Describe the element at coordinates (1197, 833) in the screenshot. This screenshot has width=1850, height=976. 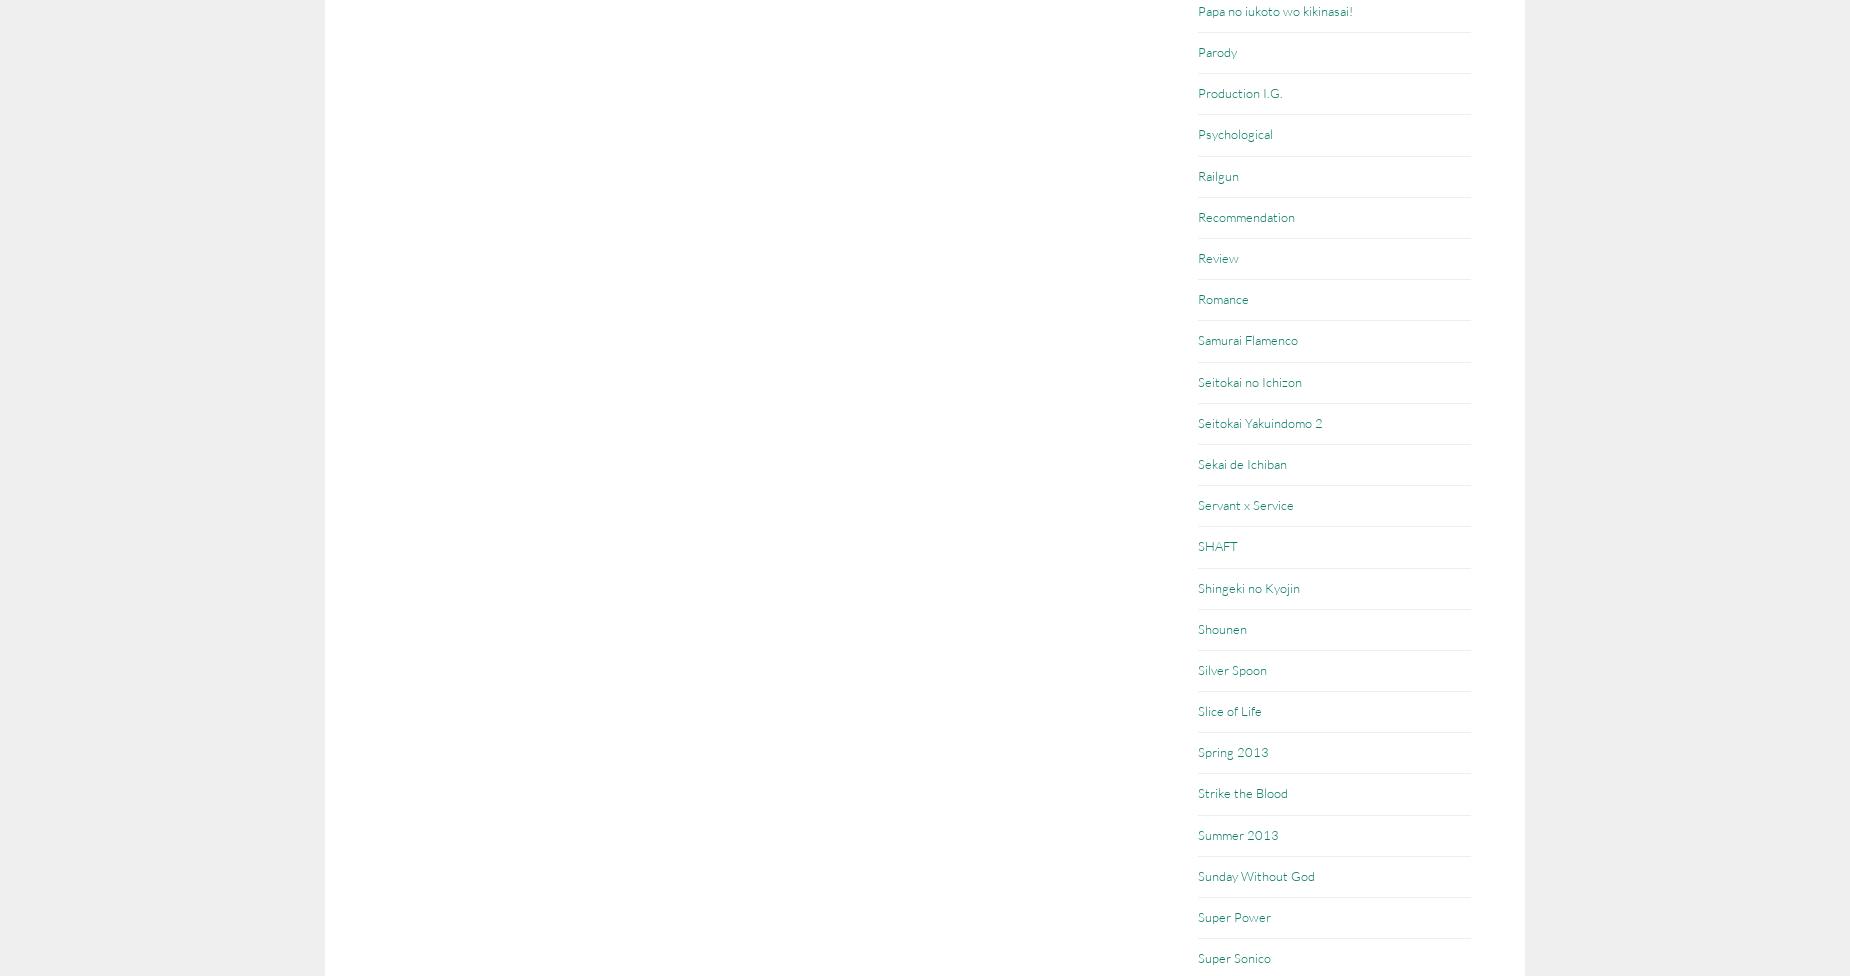
I see `'Summer 2013'` at that location.